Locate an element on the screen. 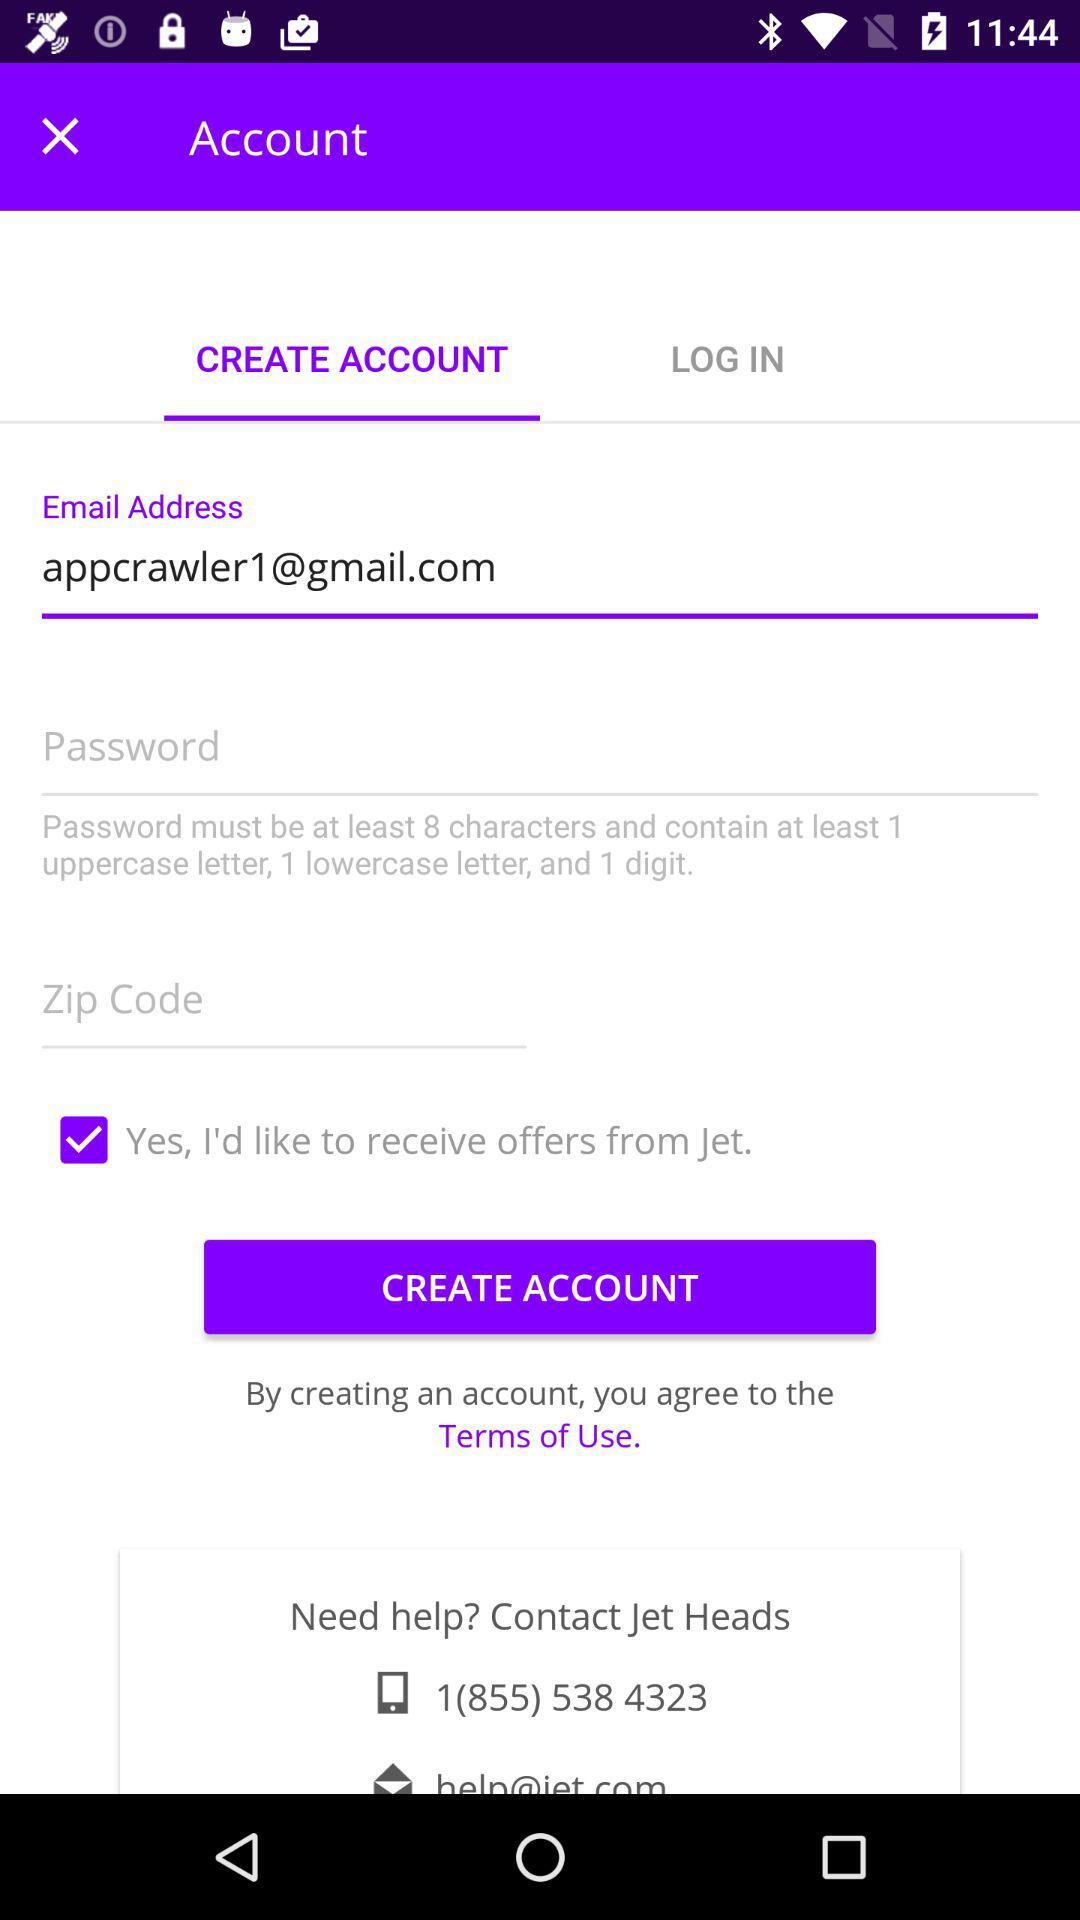  item above the create account is located at coordinates (540, 1140).